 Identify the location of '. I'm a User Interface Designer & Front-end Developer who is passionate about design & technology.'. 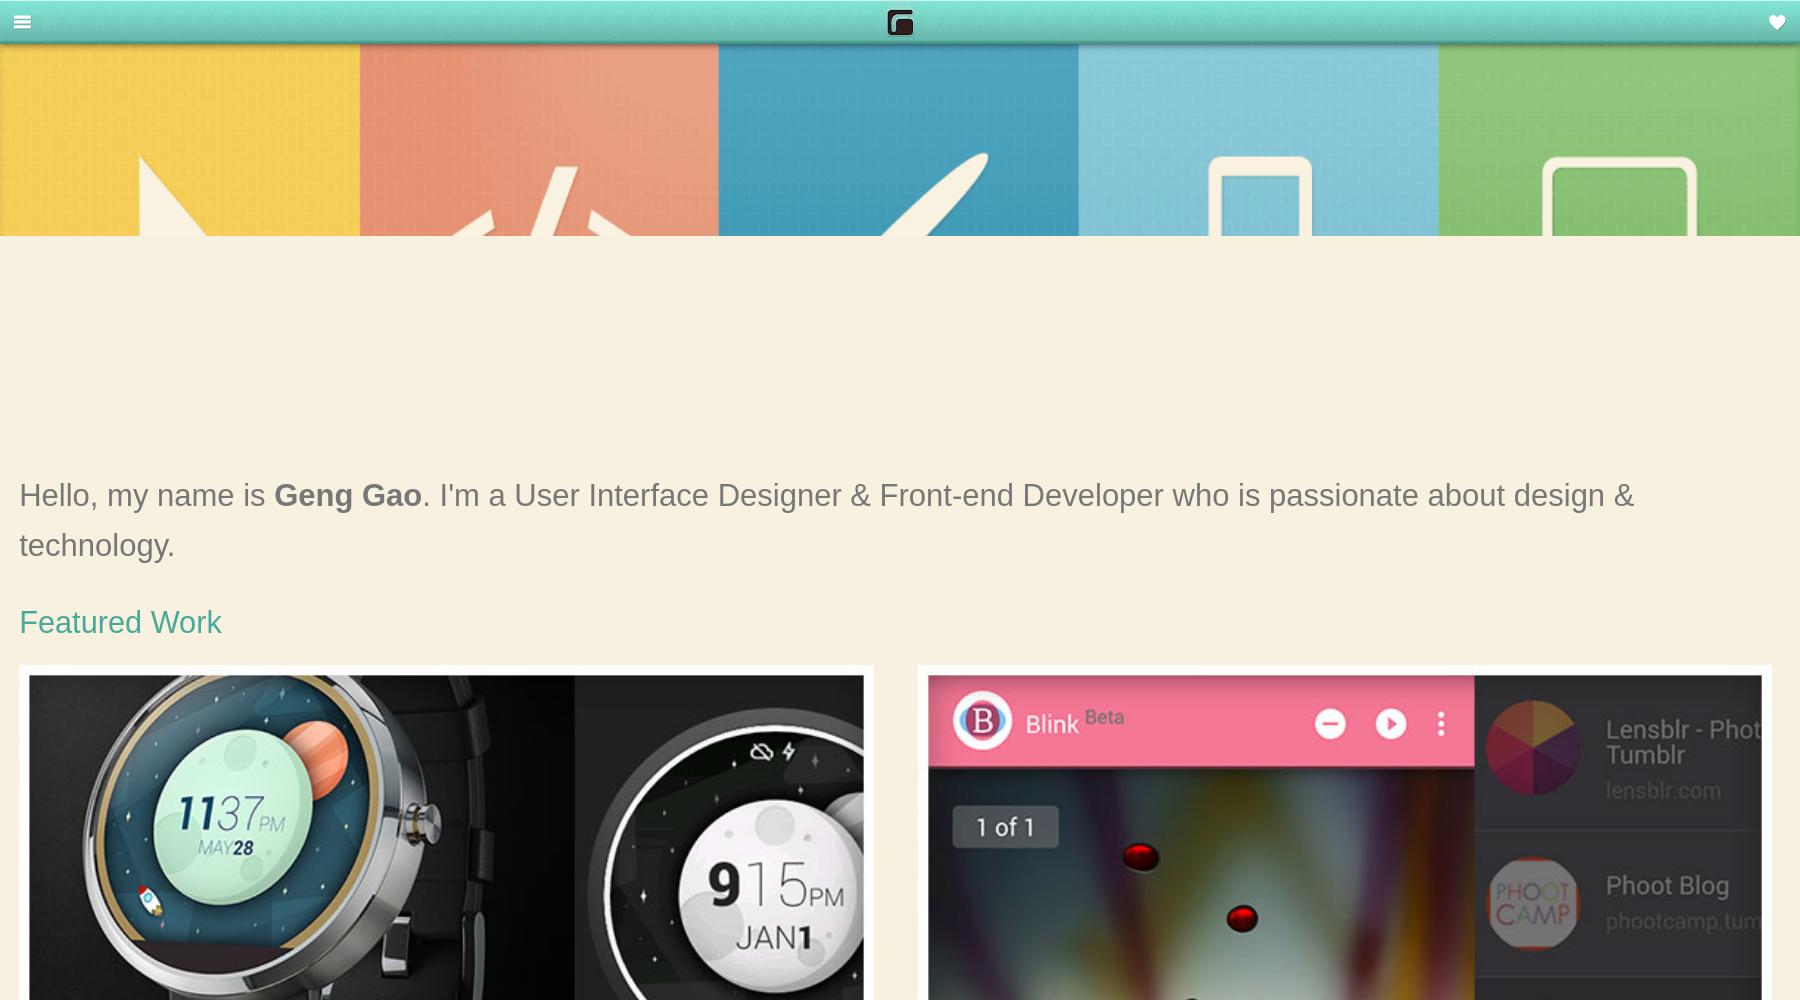
(826, 520).